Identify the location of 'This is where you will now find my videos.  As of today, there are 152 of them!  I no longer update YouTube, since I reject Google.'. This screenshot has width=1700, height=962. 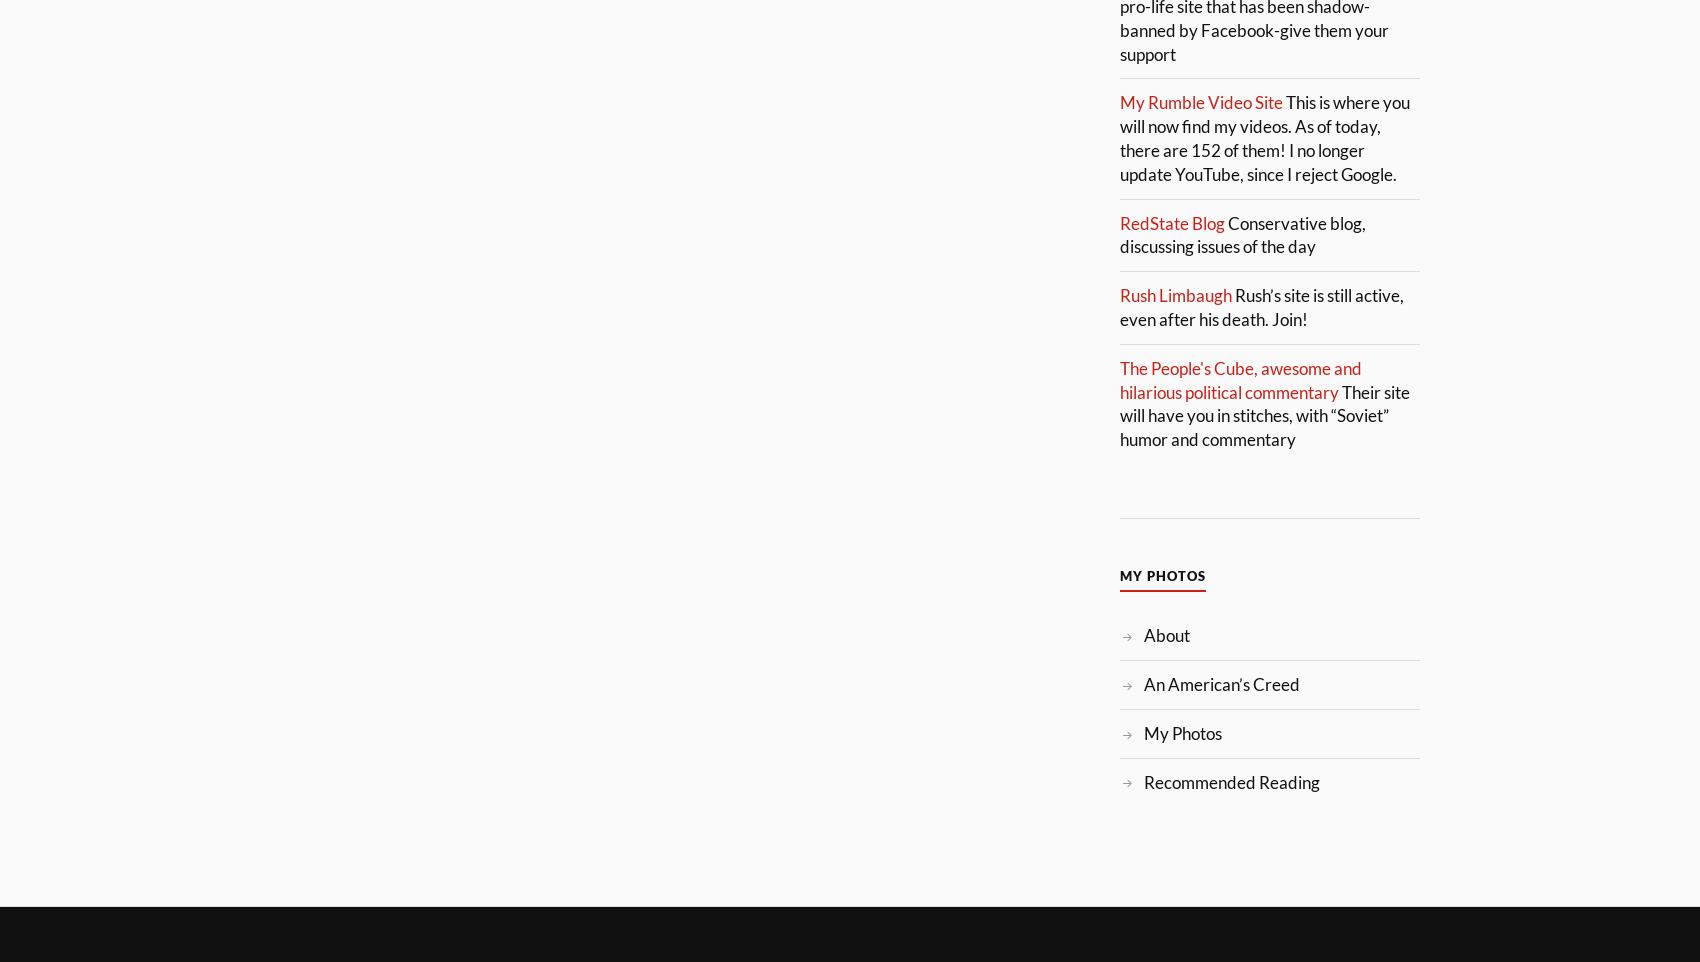
(1119, 137).